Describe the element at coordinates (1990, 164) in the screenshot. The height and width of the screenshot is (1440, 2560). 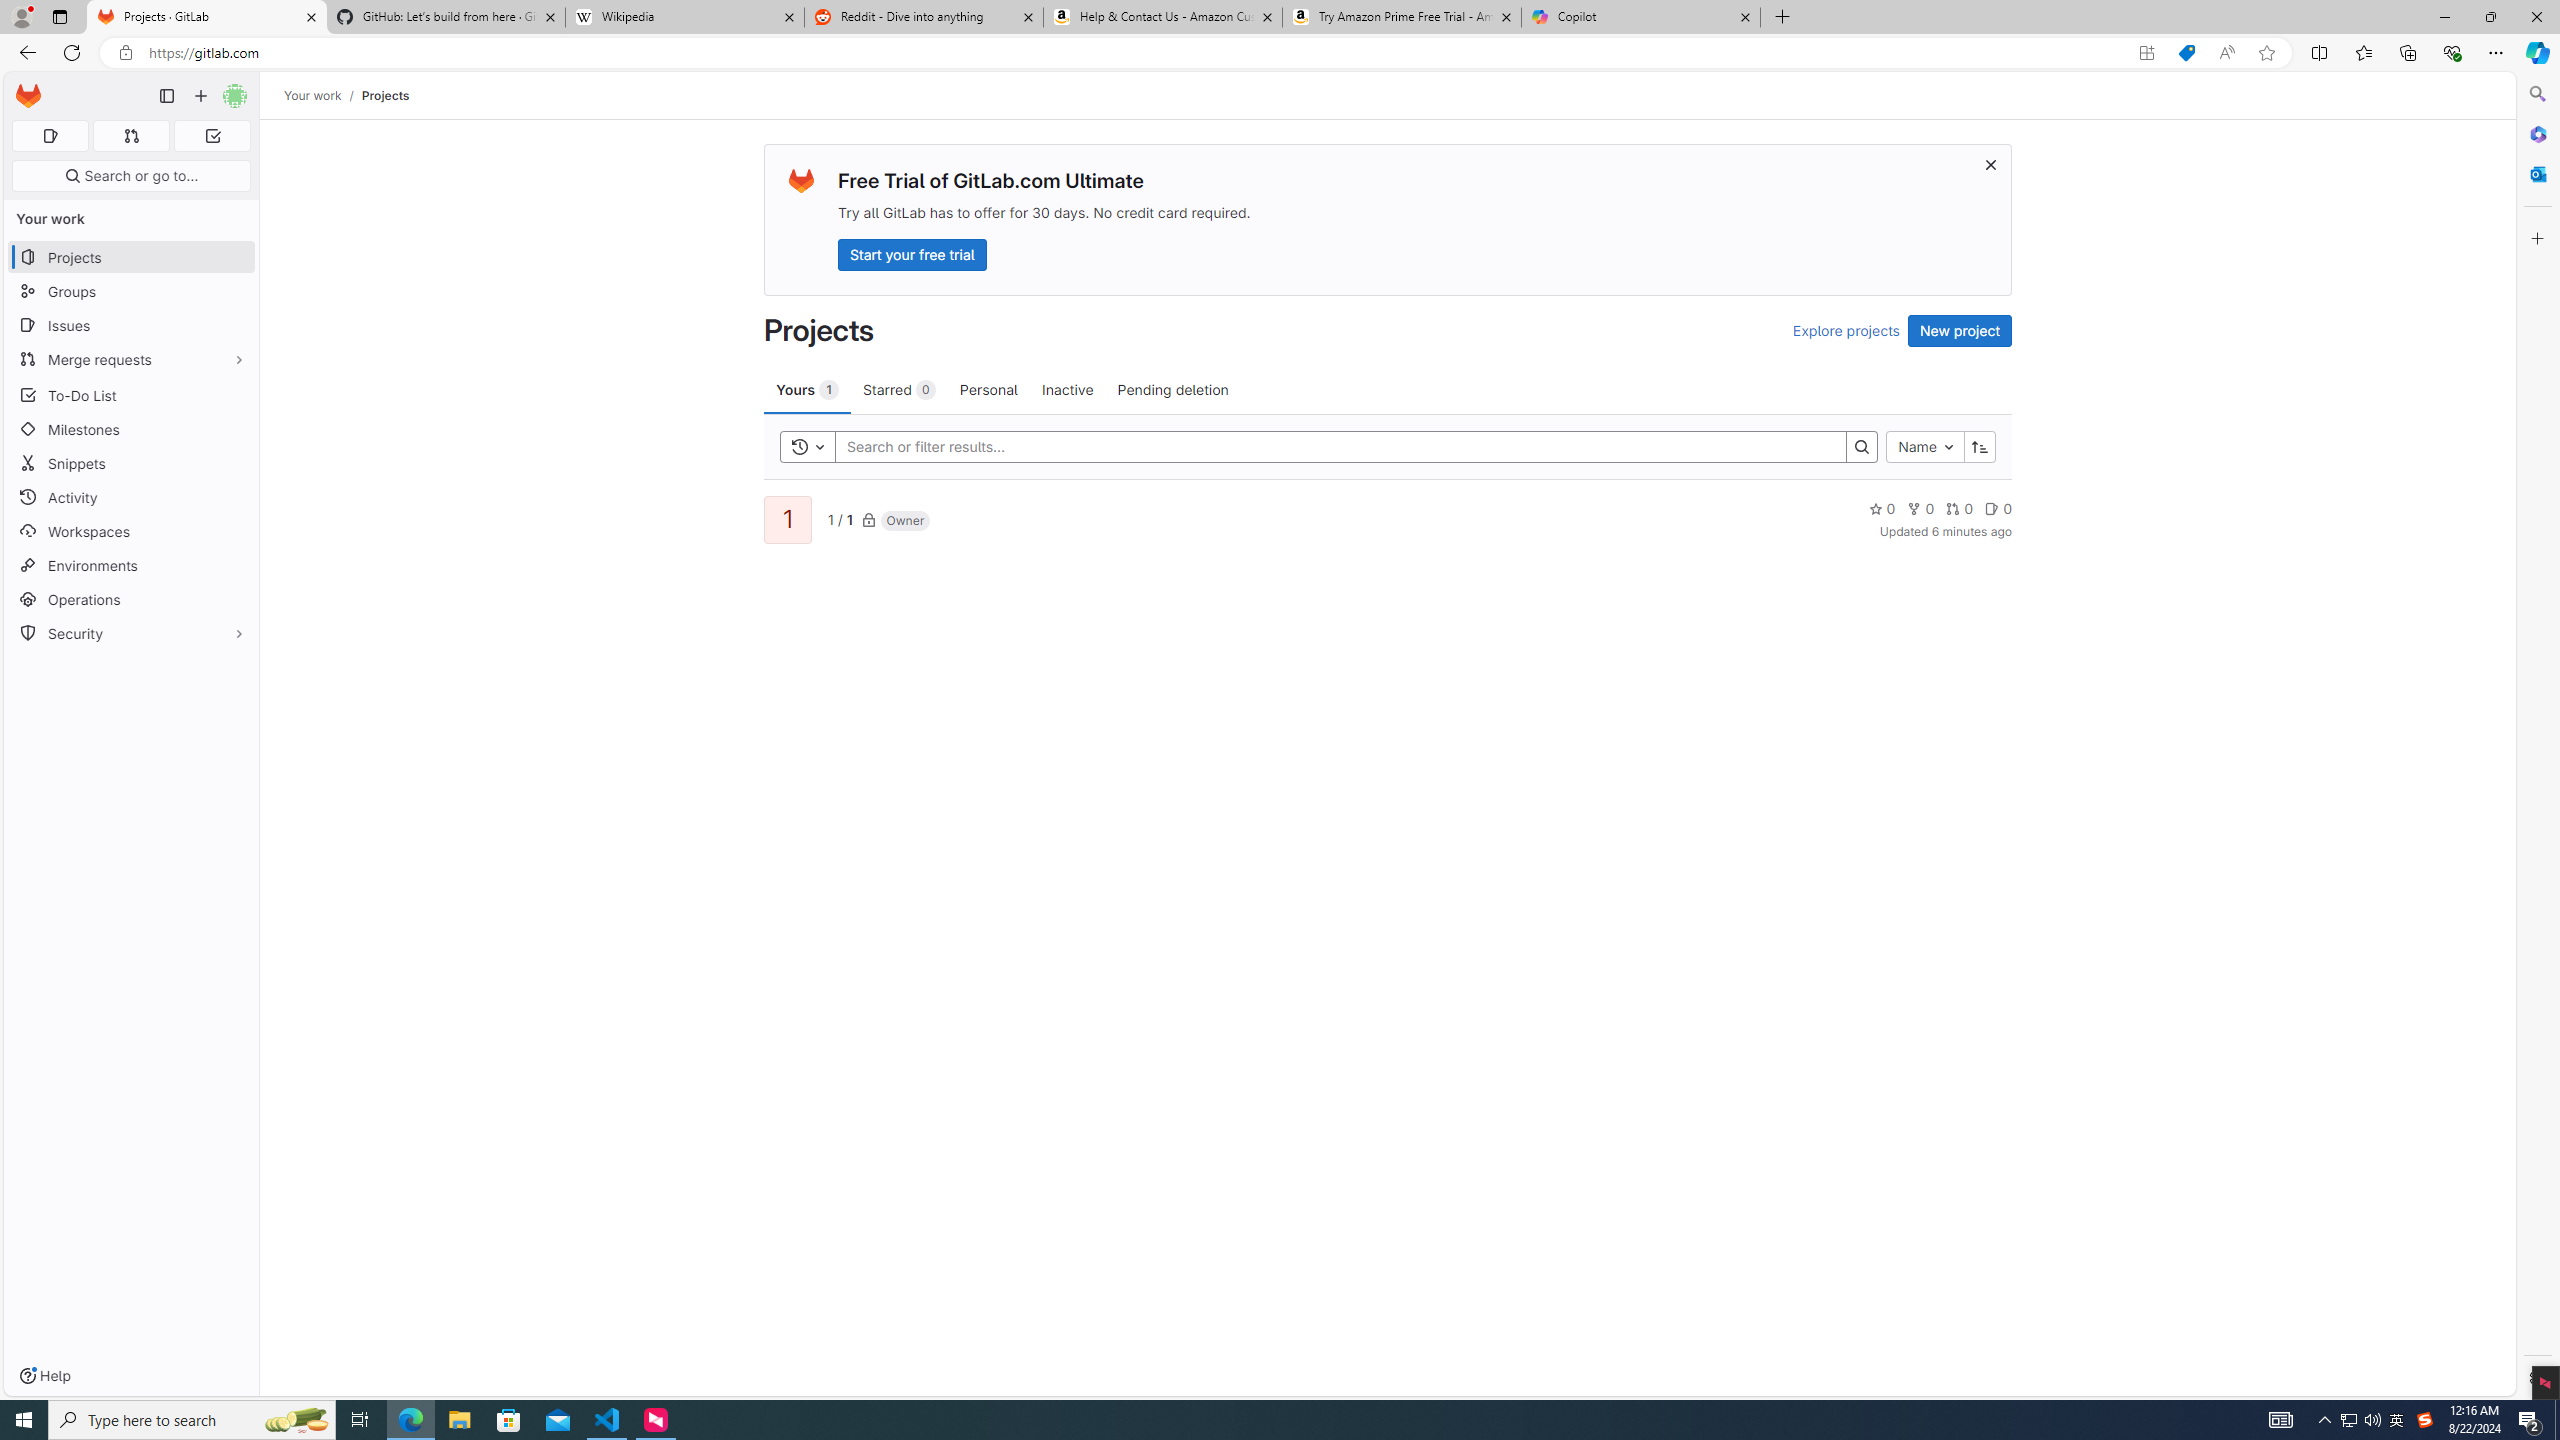
I see `'Class: s16 gl-icon gl-button-icon '` at that location.